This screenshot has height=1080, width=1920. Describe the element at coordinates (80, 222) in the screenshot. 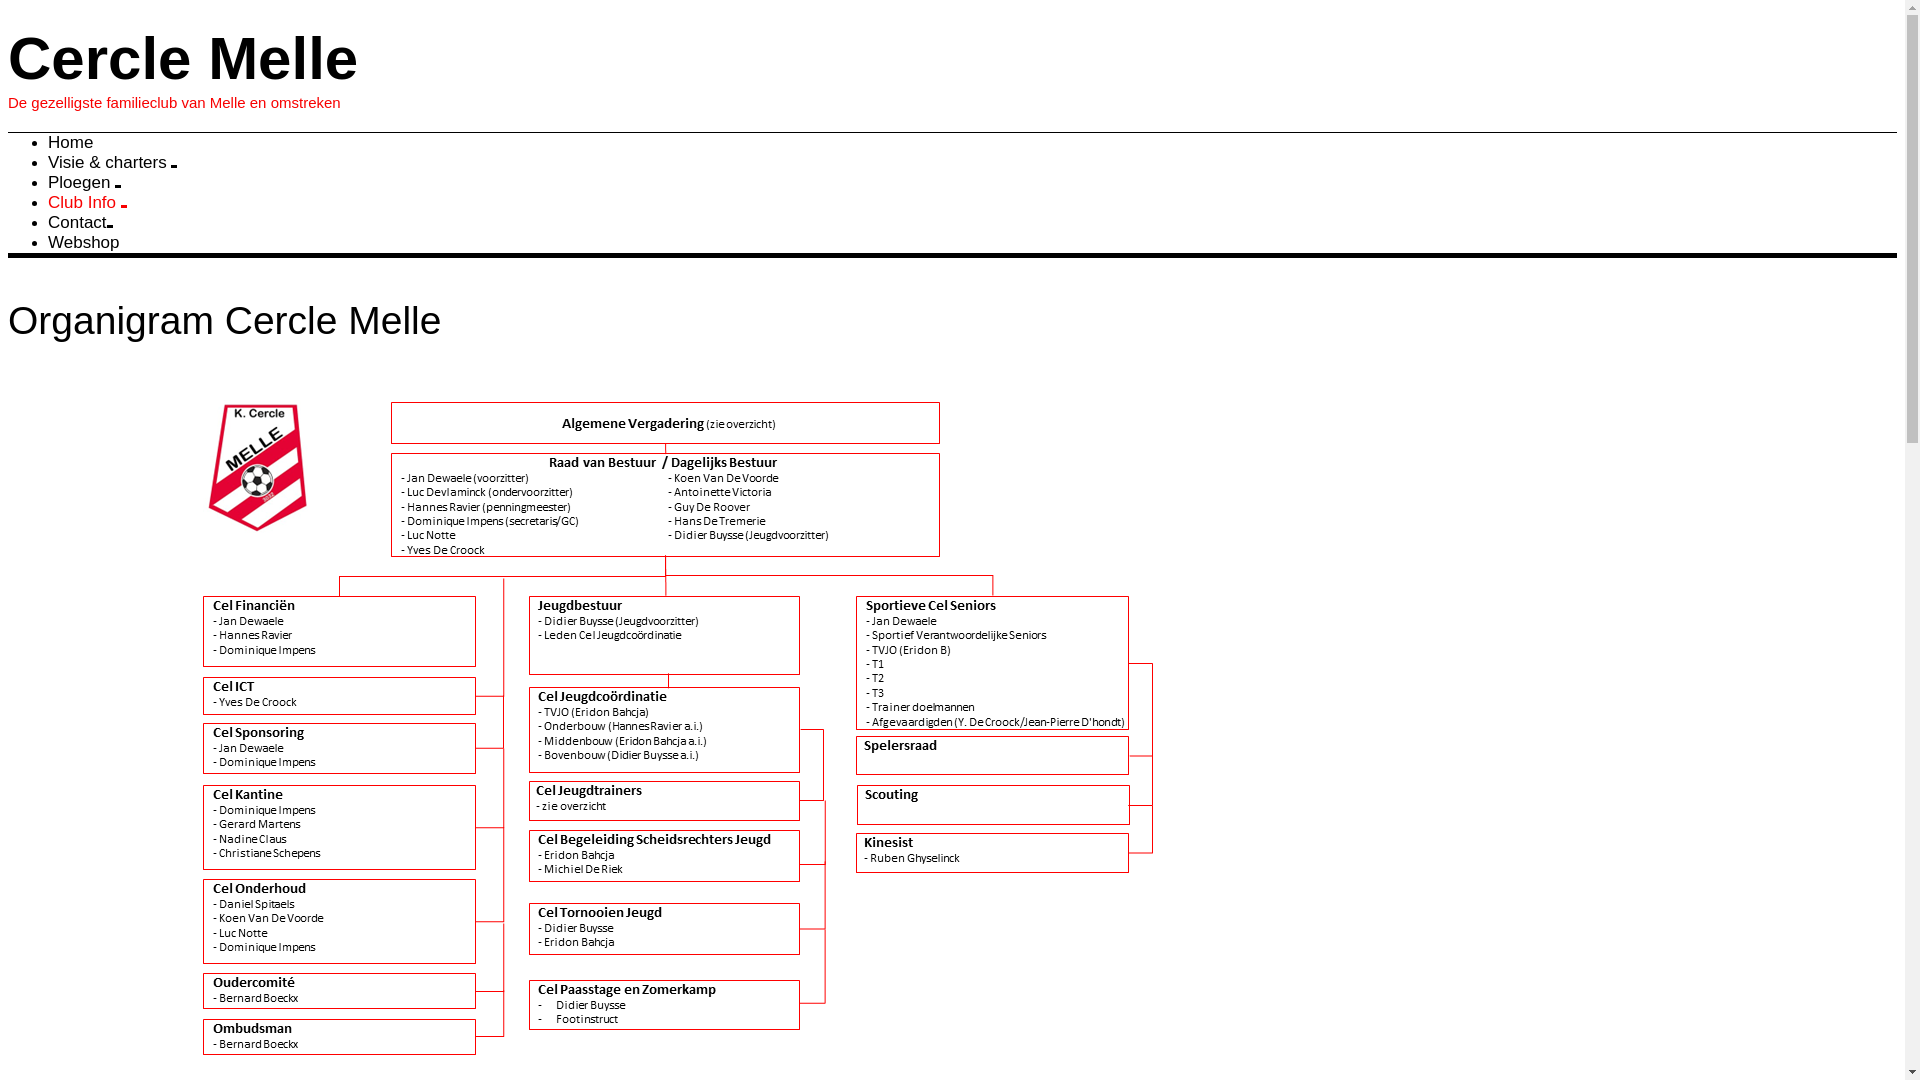

I see `'Contact'` at that location.